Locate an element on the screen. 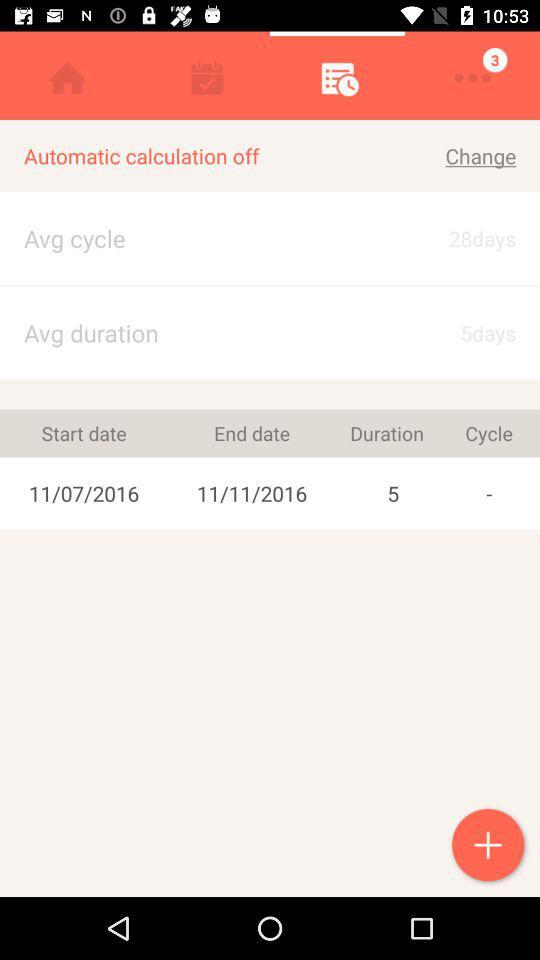 The image size is (540, 960). the app to the left of cycle app is located at coordinates (393, 492).